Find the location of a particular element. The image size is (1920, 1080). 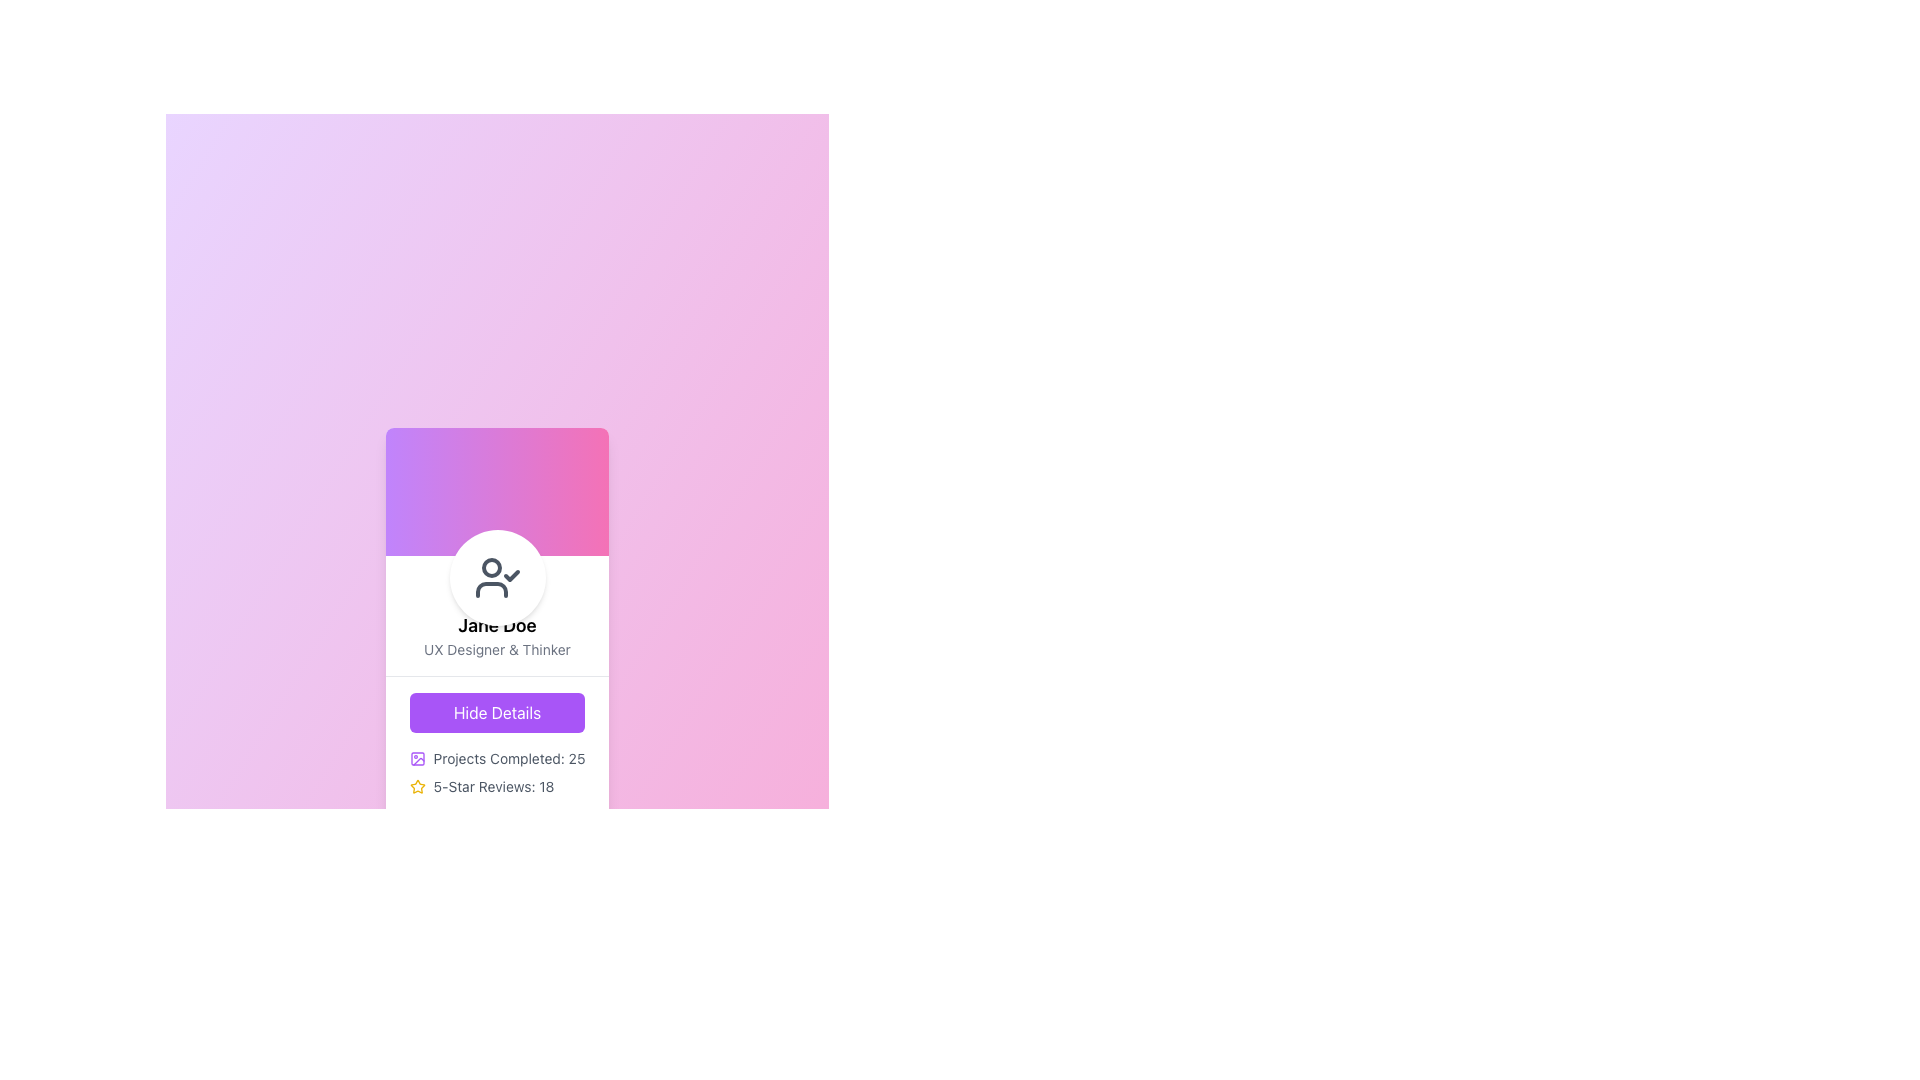

lower portion of the user avatar illustration, which represents the shoulders of the person-shaped icon, located at the top center of the layout within a card component is located at coordinates (491, 588).